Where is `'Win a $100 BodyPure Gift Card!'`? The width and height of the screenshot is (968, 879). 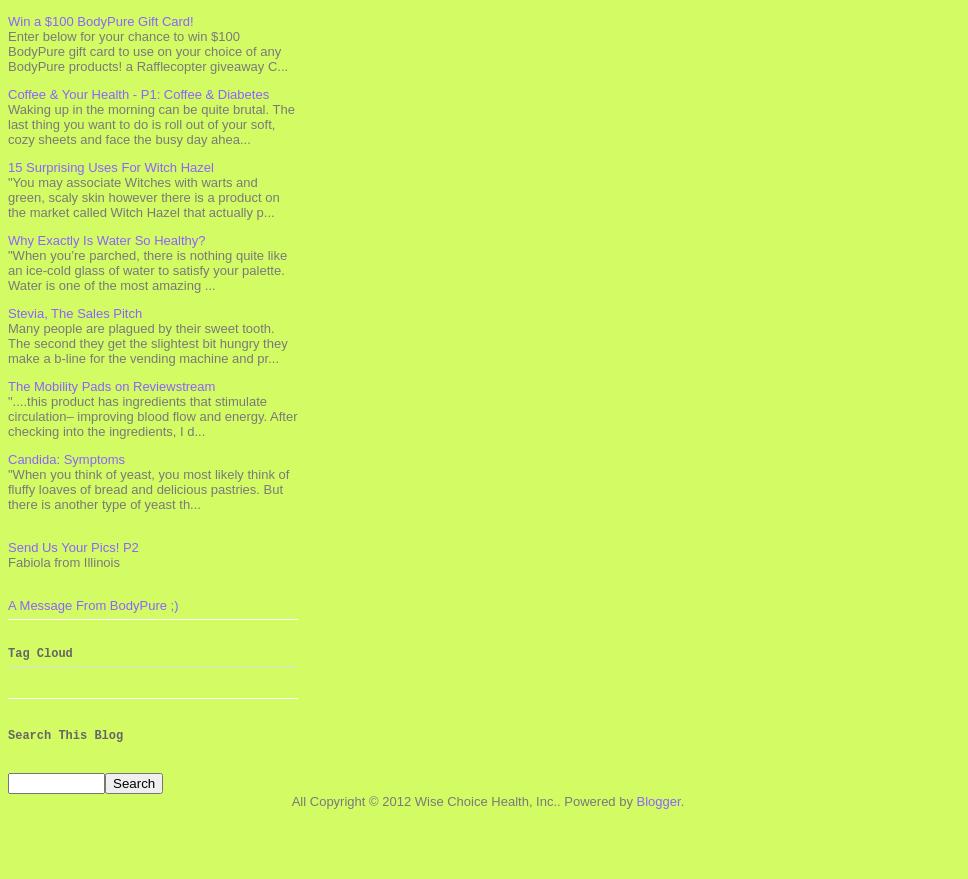 'Win a $100 BodyPure Gift Card!' is located at coordinates (100, 19).